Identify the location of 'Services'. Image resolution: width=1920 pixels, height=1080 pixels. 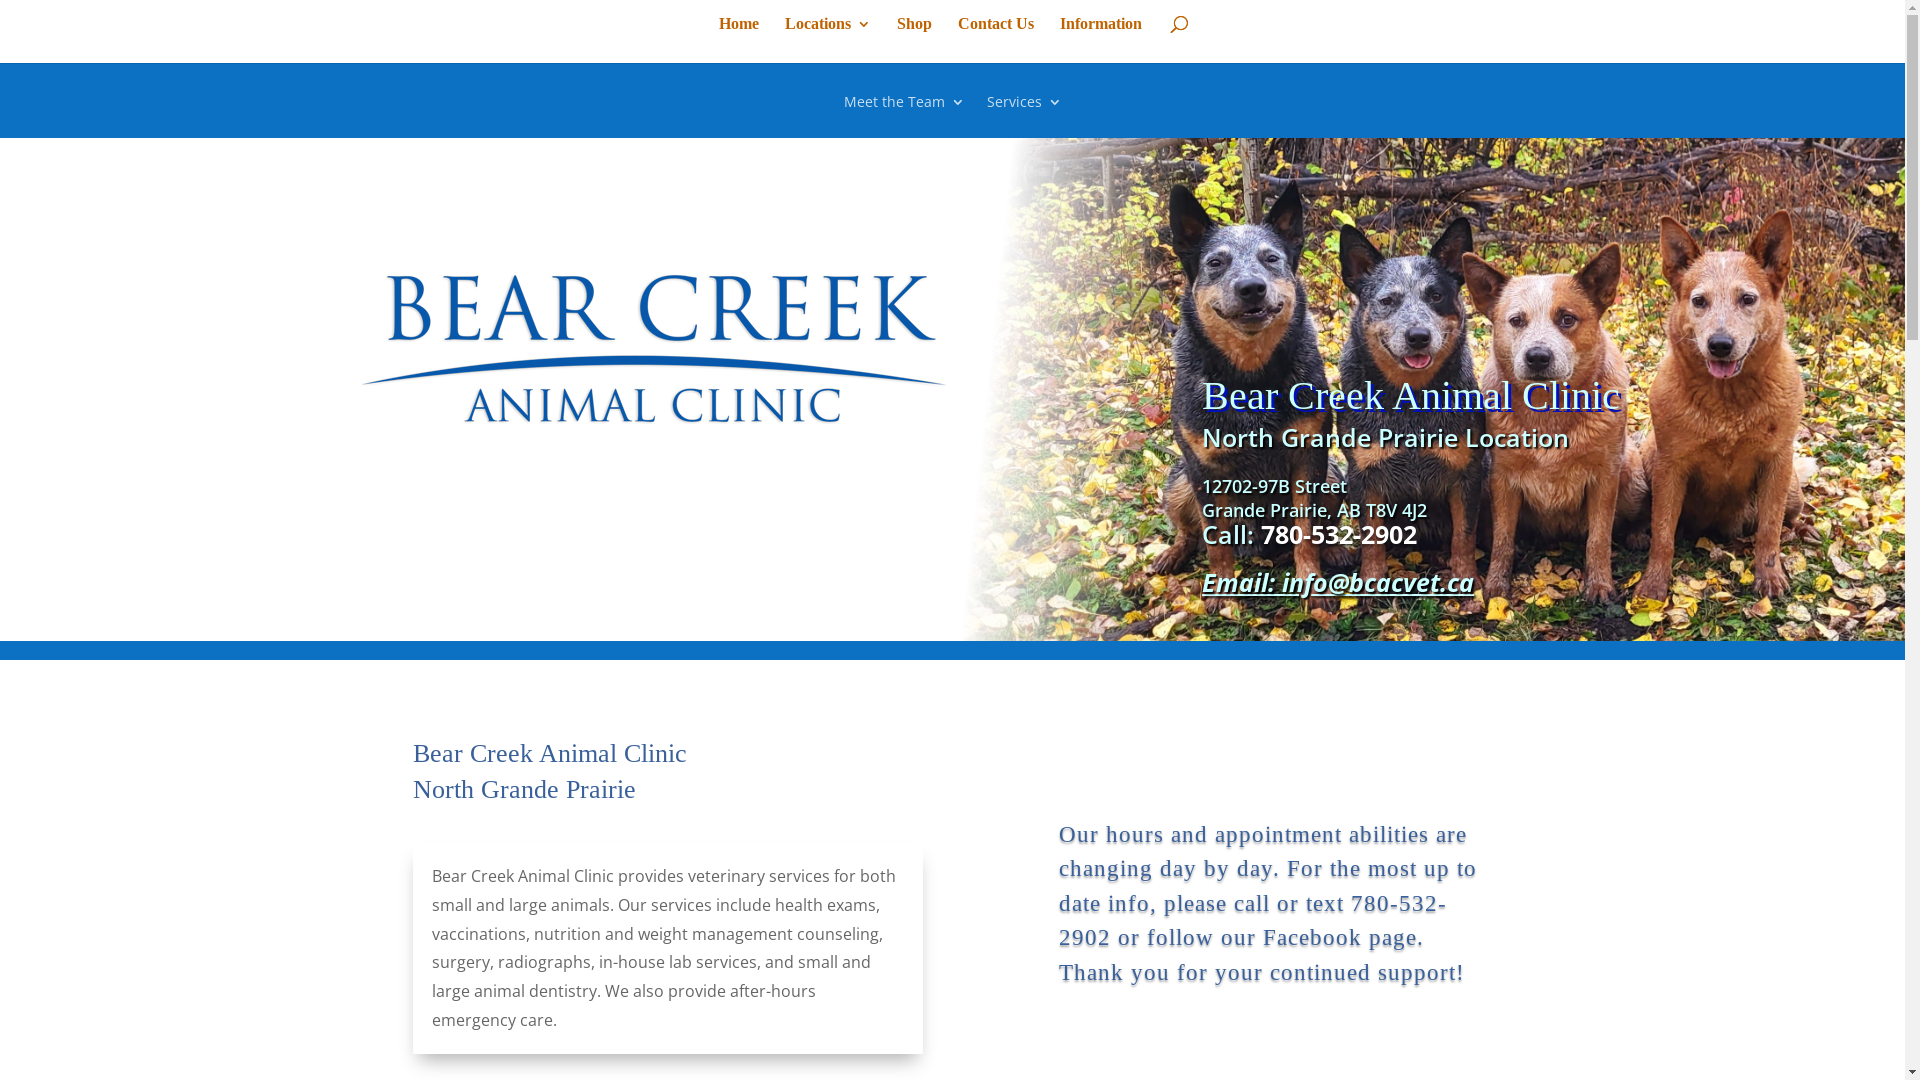
(1023, 116).